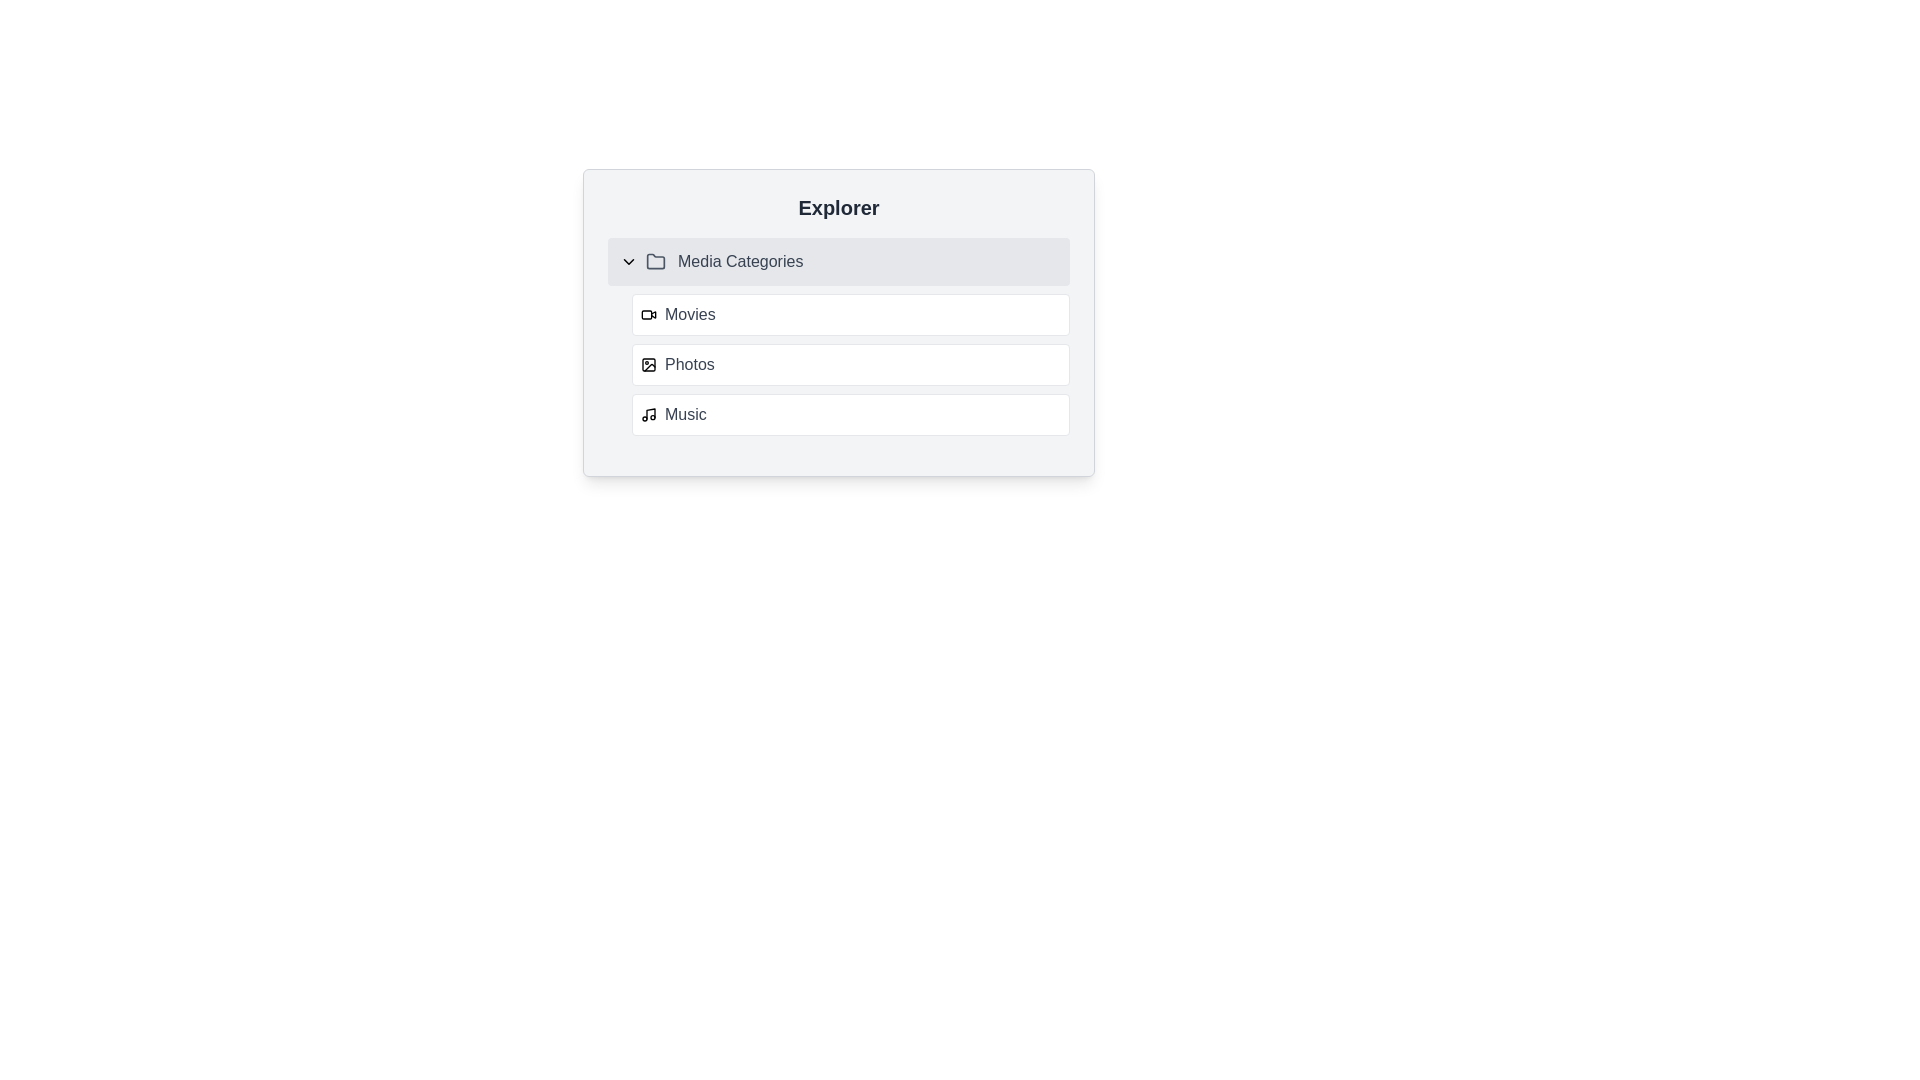  Describe the element at coordinates (648, 315) in the screenshot. I see `the SVG video camera icon located to the immediate left of the 'Movies' text in the media types list` at that location.